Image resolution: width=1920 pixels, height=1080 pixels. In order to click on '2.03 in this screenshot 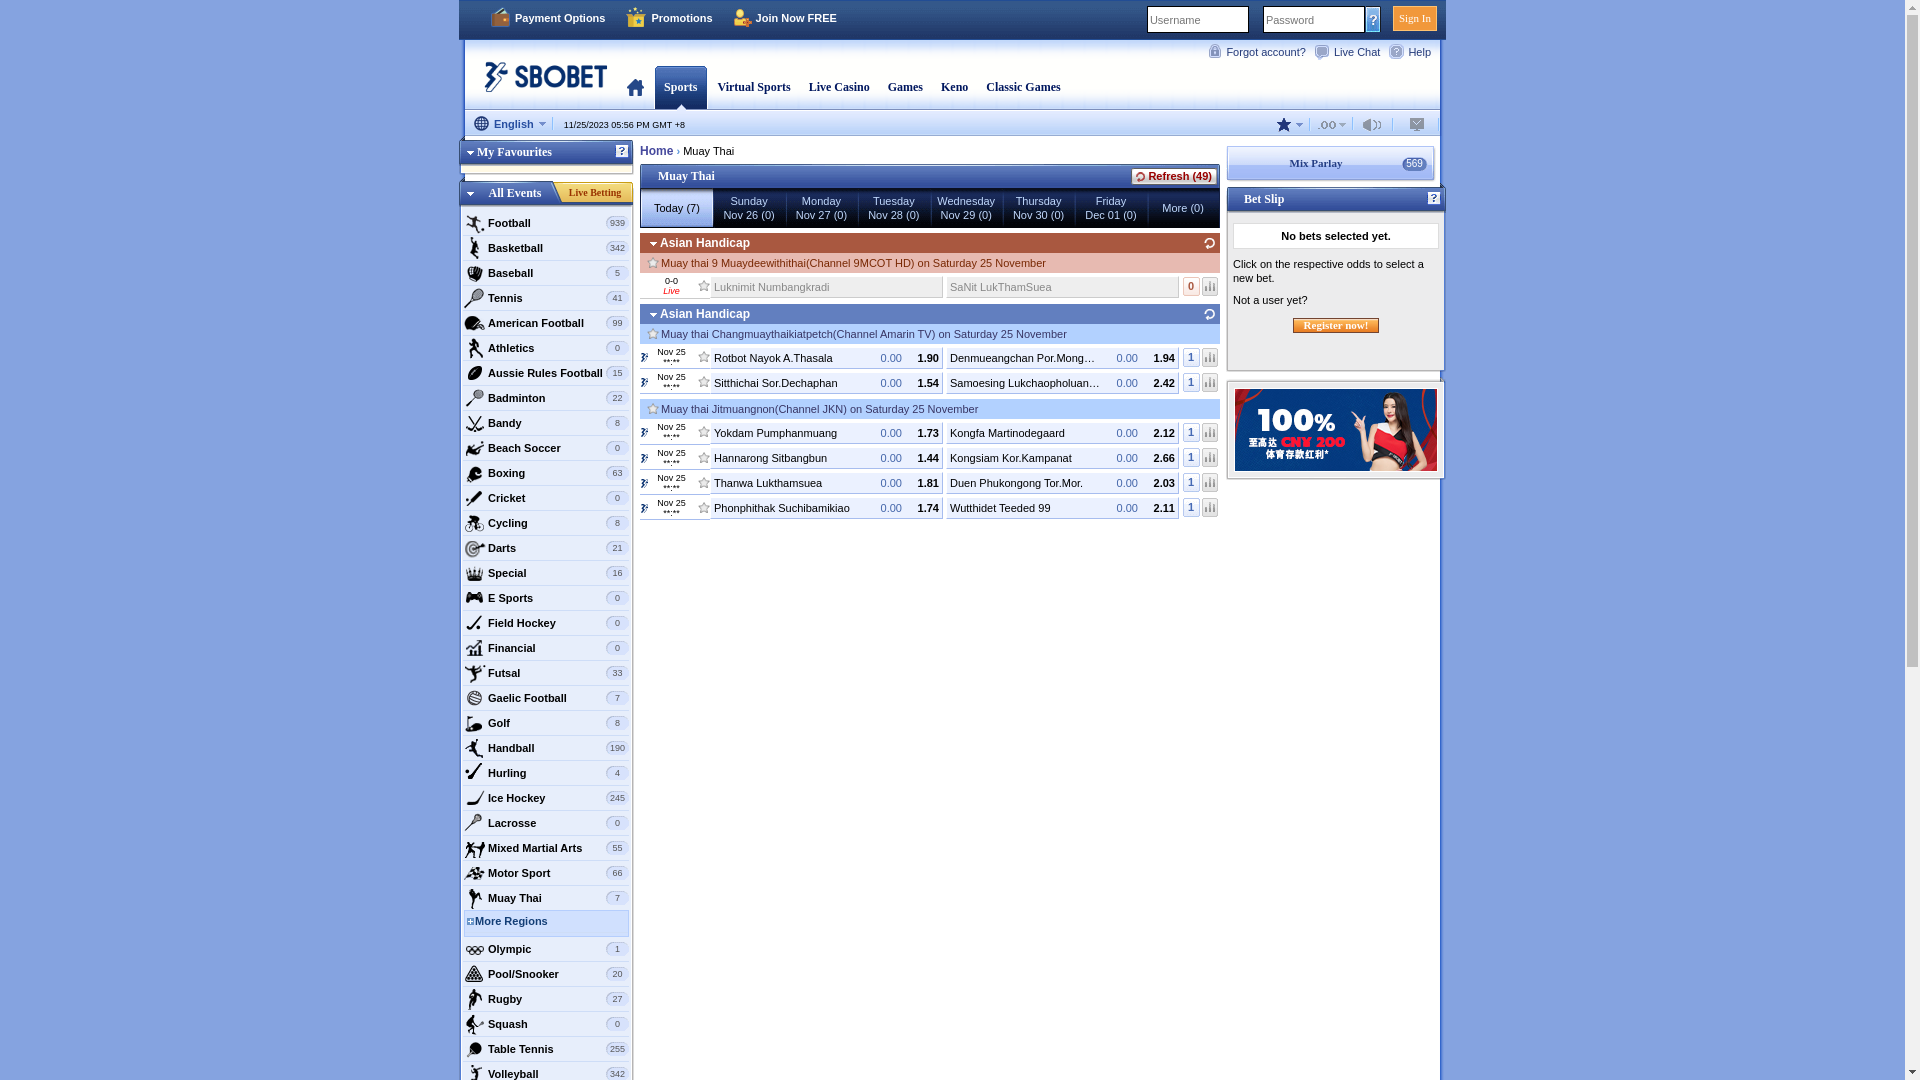, I will do `click(1061, 482)`.